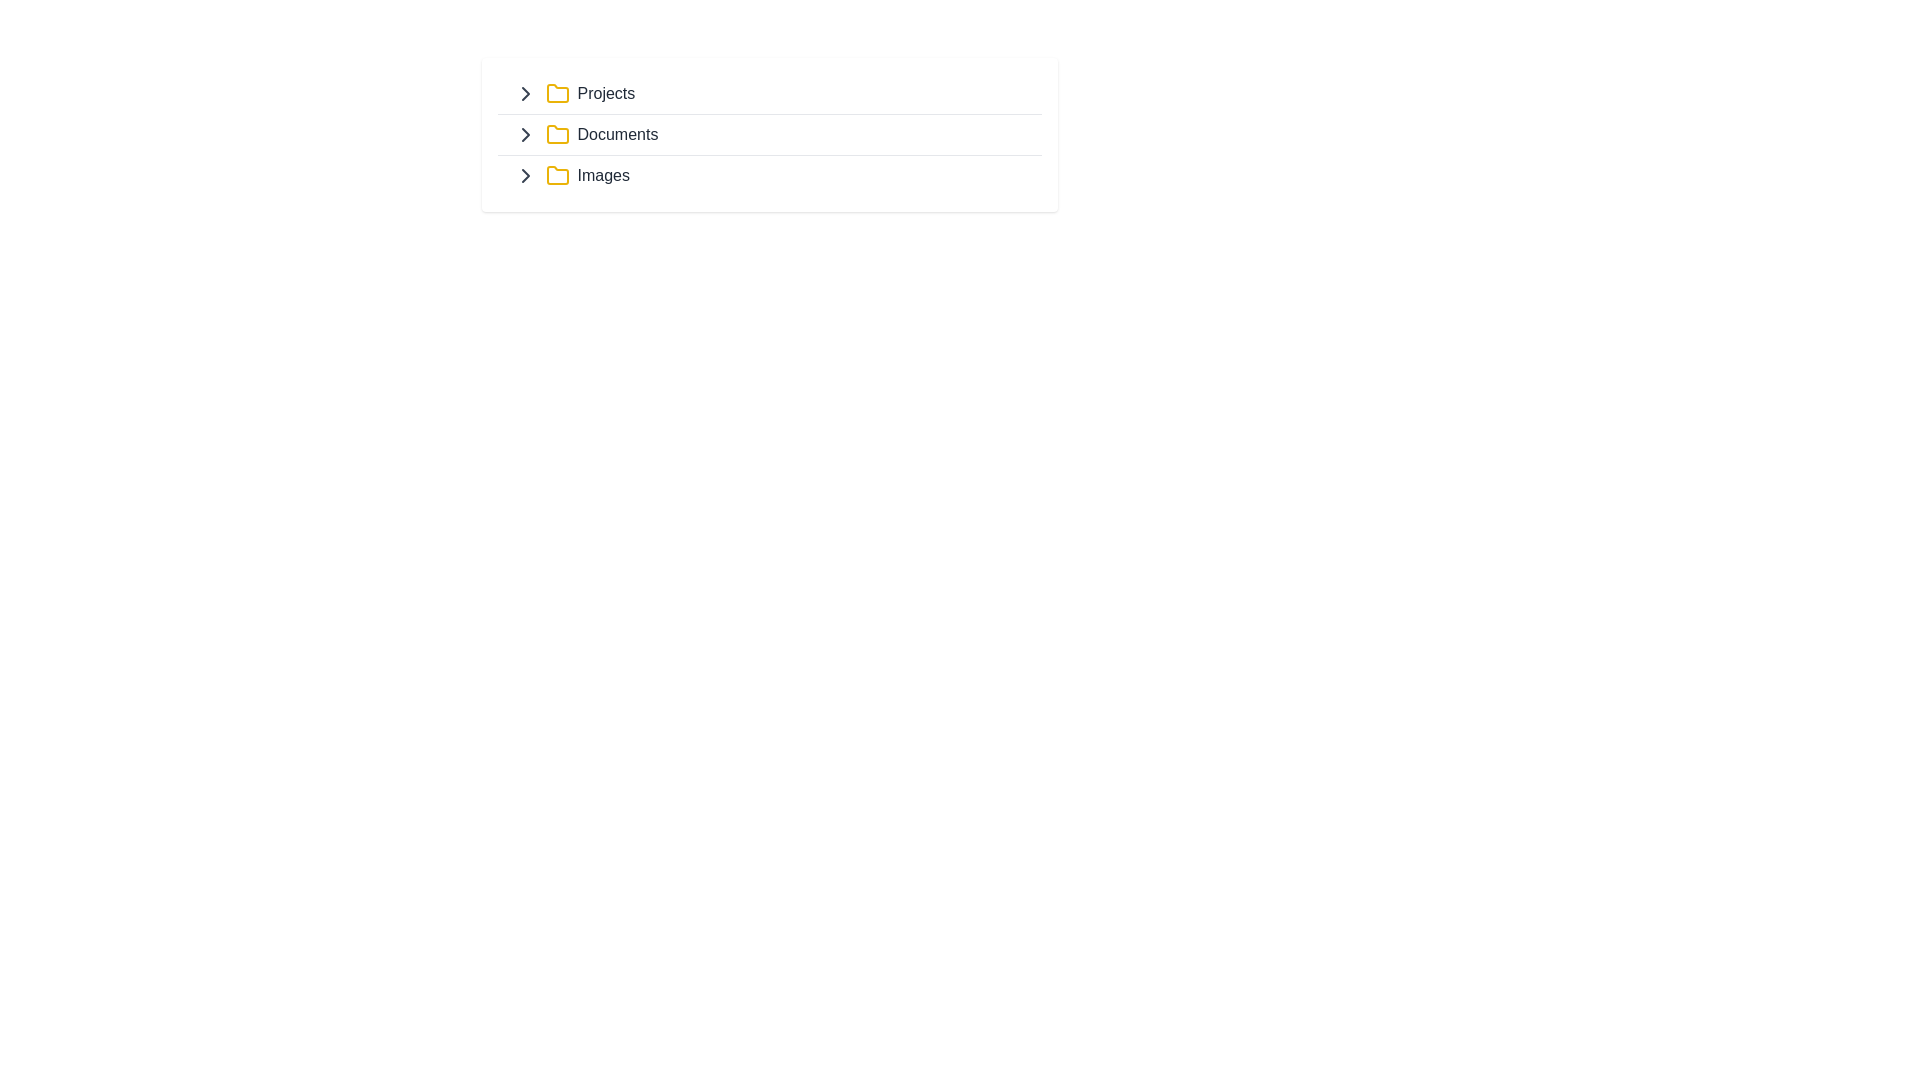  Describe the element at coordinates (602, 175) in the screenshot. I see `the text label that identifies the 'Images' section, which is located at the bottom-right of the displayed list, following a chevron and a folder icon` at that location.